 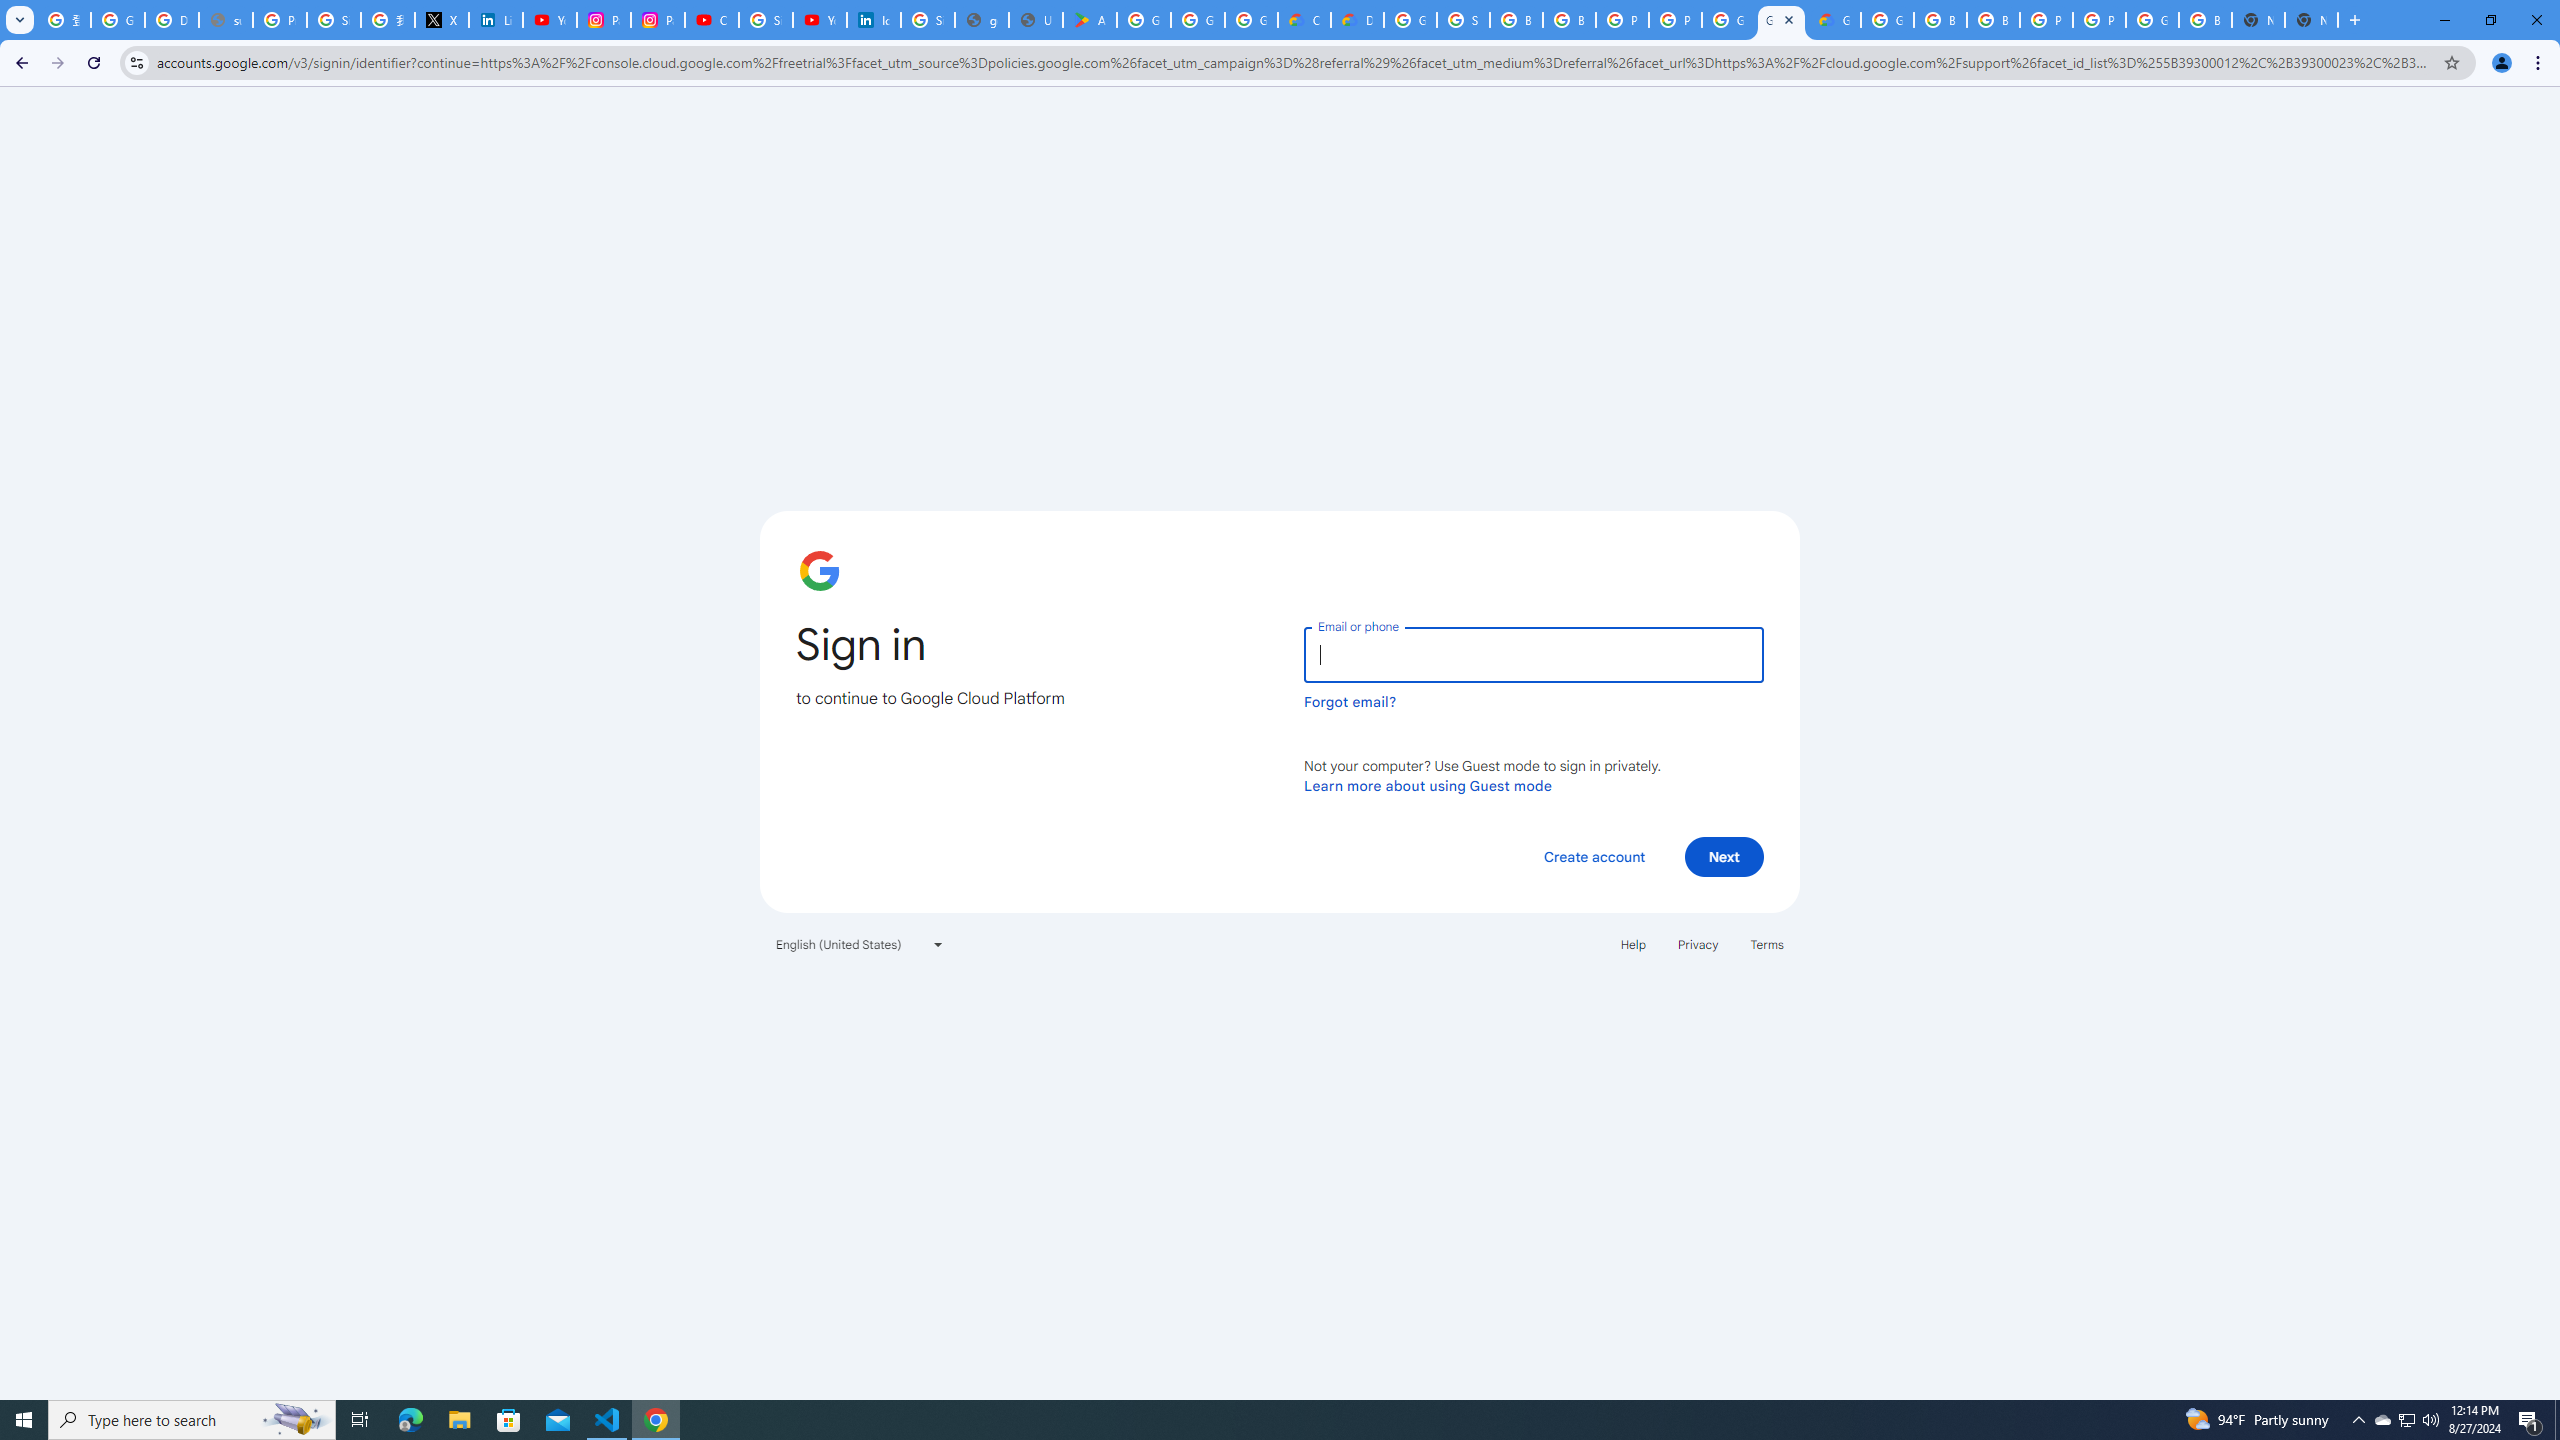 What do you see at coordinates (1834, 19) in the screenshot?
I see `'Google Cloud Estimate Summary'` at bounding box center [1834, 19].